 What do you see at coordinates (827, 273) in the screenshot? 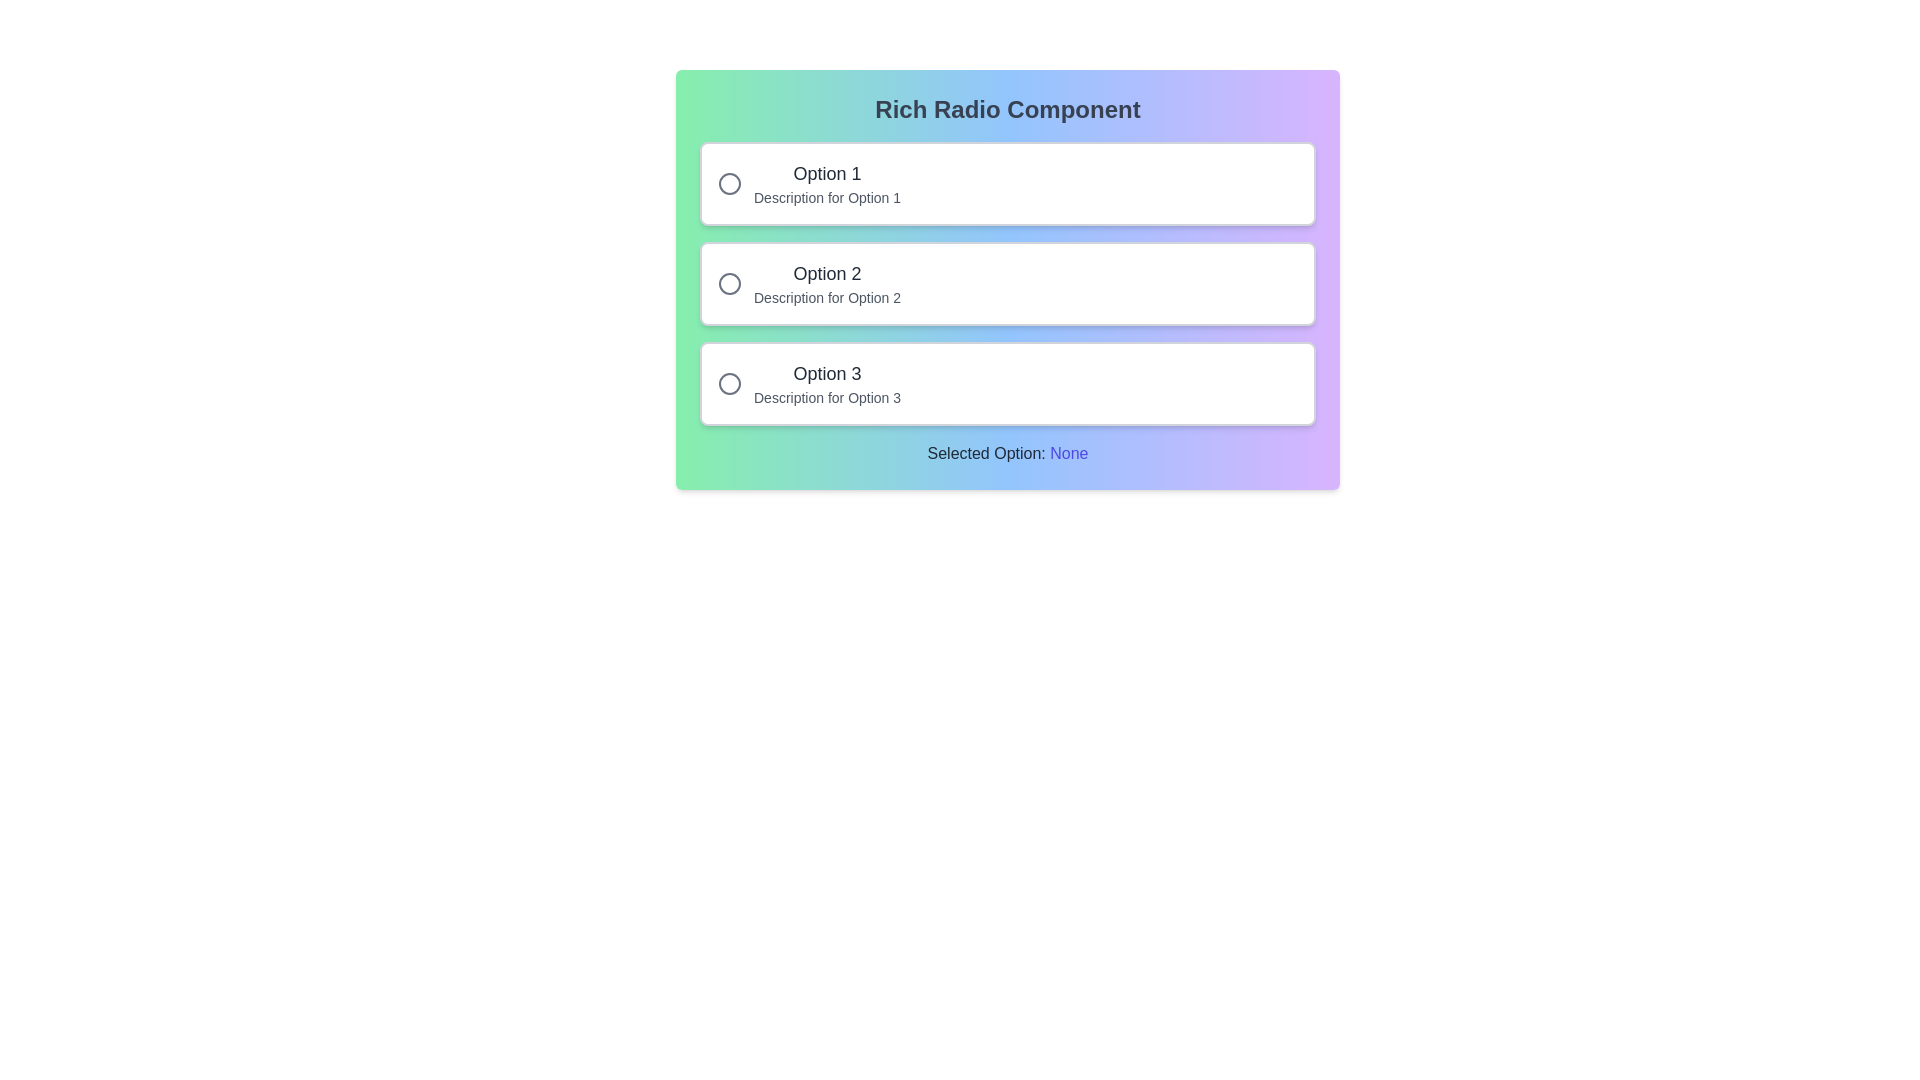
I see `text label that serves as the title for the second option in a vertically aligned list, located above the description text for Option 2` at bounding box center [827, 273].